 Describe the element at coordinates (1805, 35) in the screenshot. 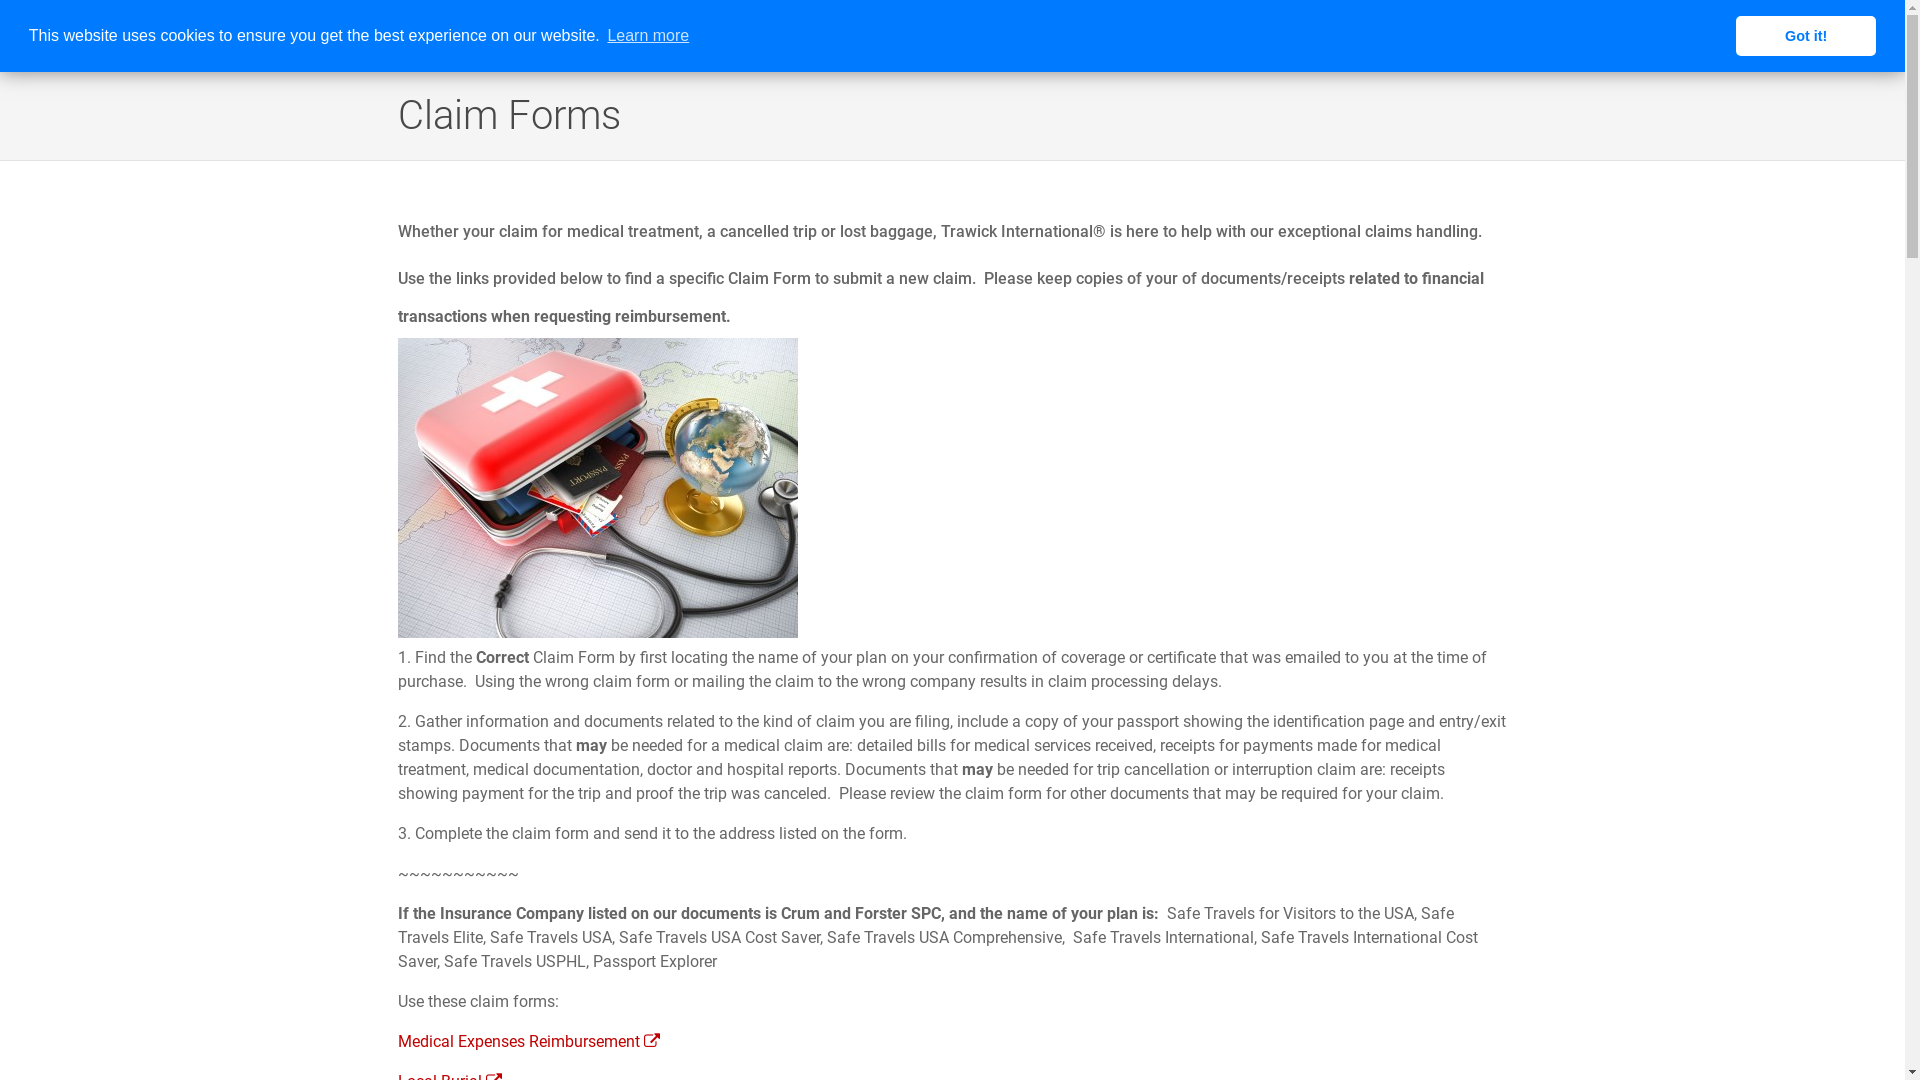

I see `'Got it!'` at that location.